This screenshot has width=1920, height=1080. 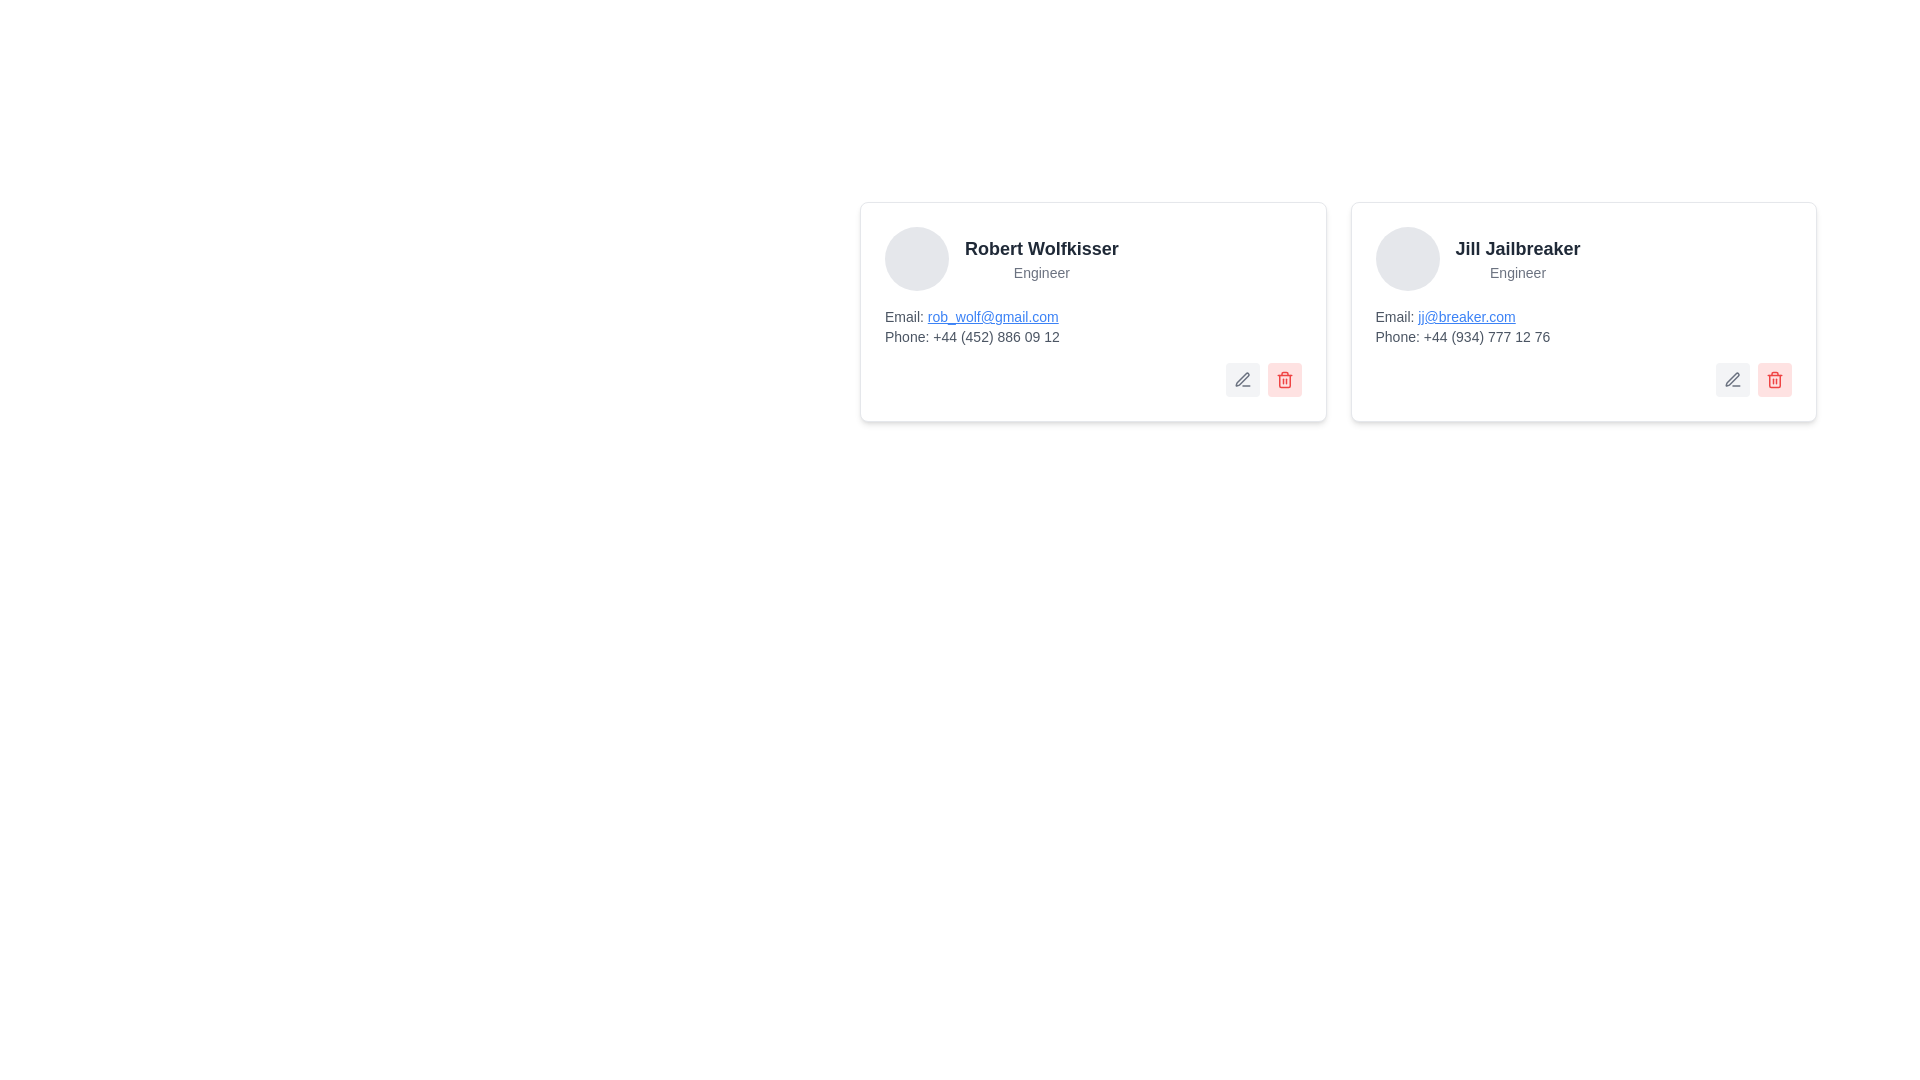 What do you see at coordinates (1092, 326) in the screenshot?
I see `the email hyperlink` at bounding box center [1092, 326].